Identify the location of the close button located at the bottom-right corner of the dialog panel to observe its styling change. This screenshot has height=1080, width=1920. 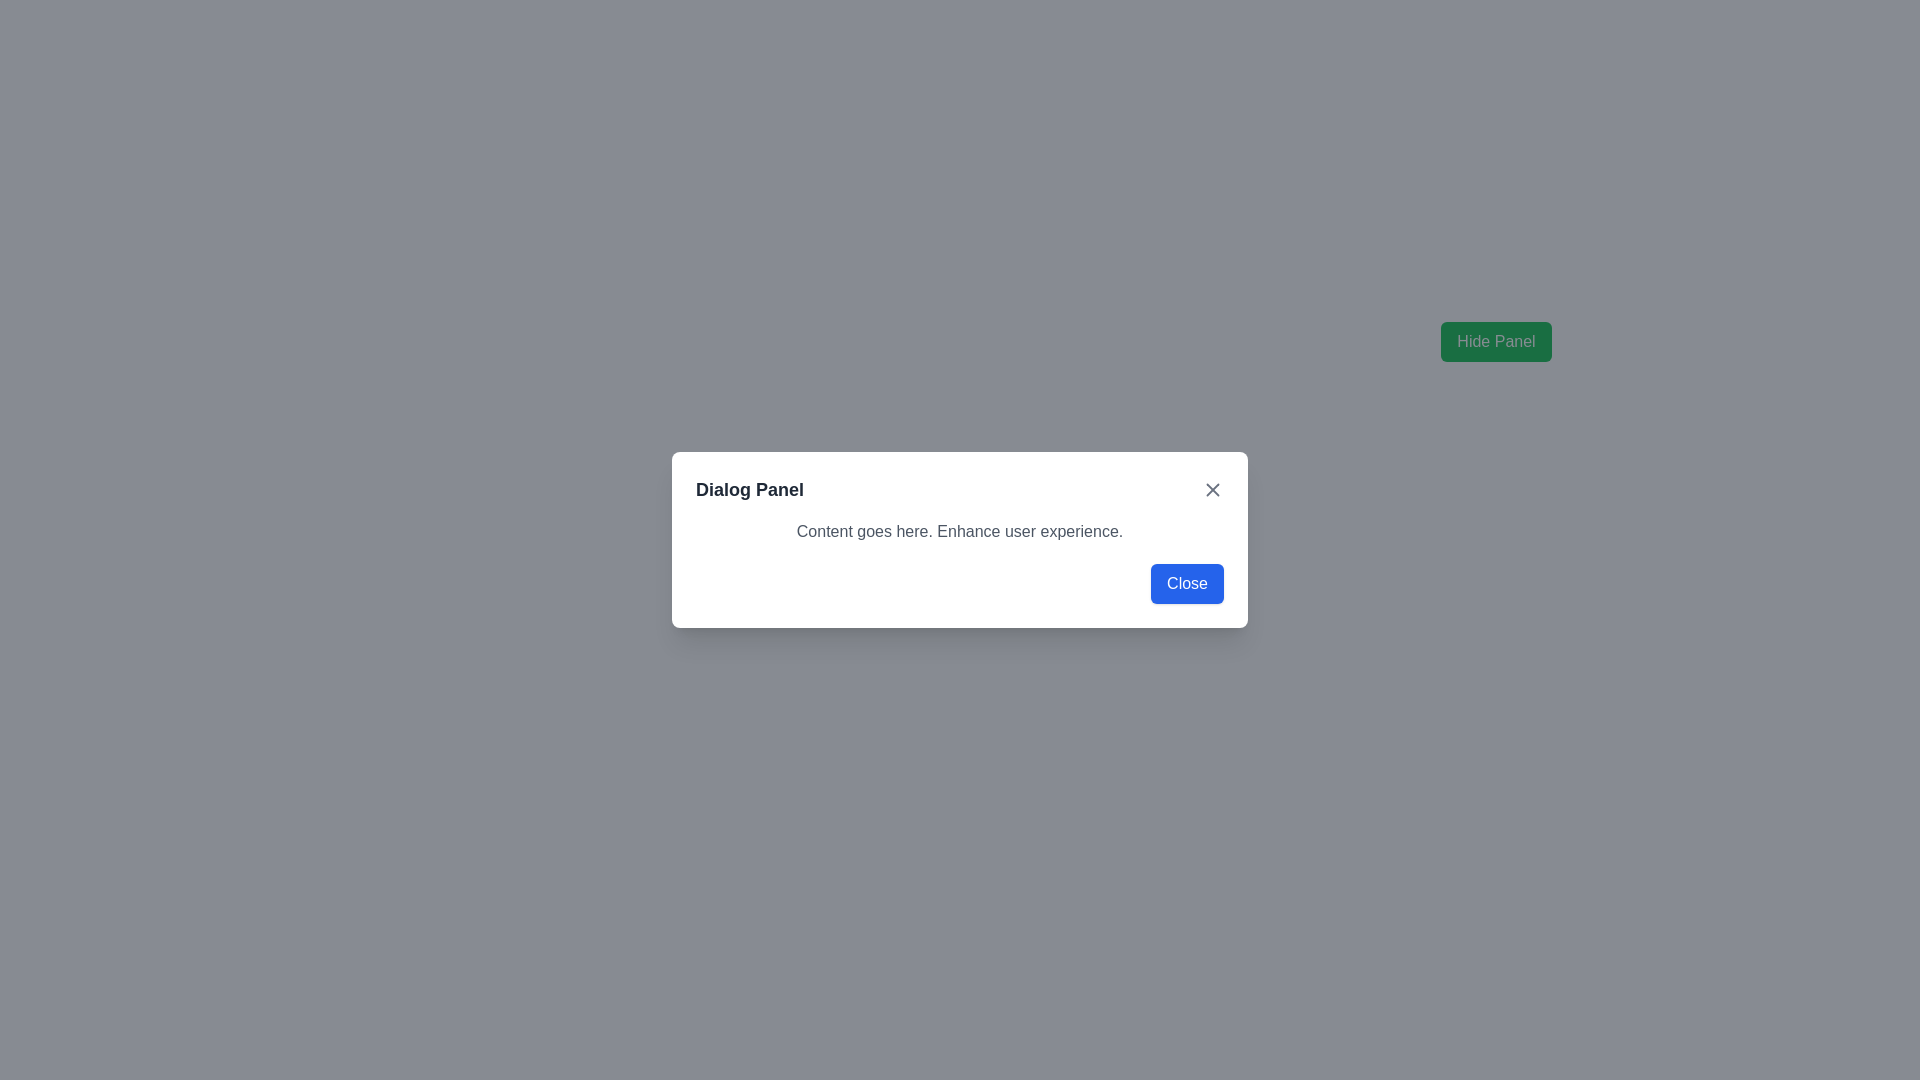
(1187, 583).